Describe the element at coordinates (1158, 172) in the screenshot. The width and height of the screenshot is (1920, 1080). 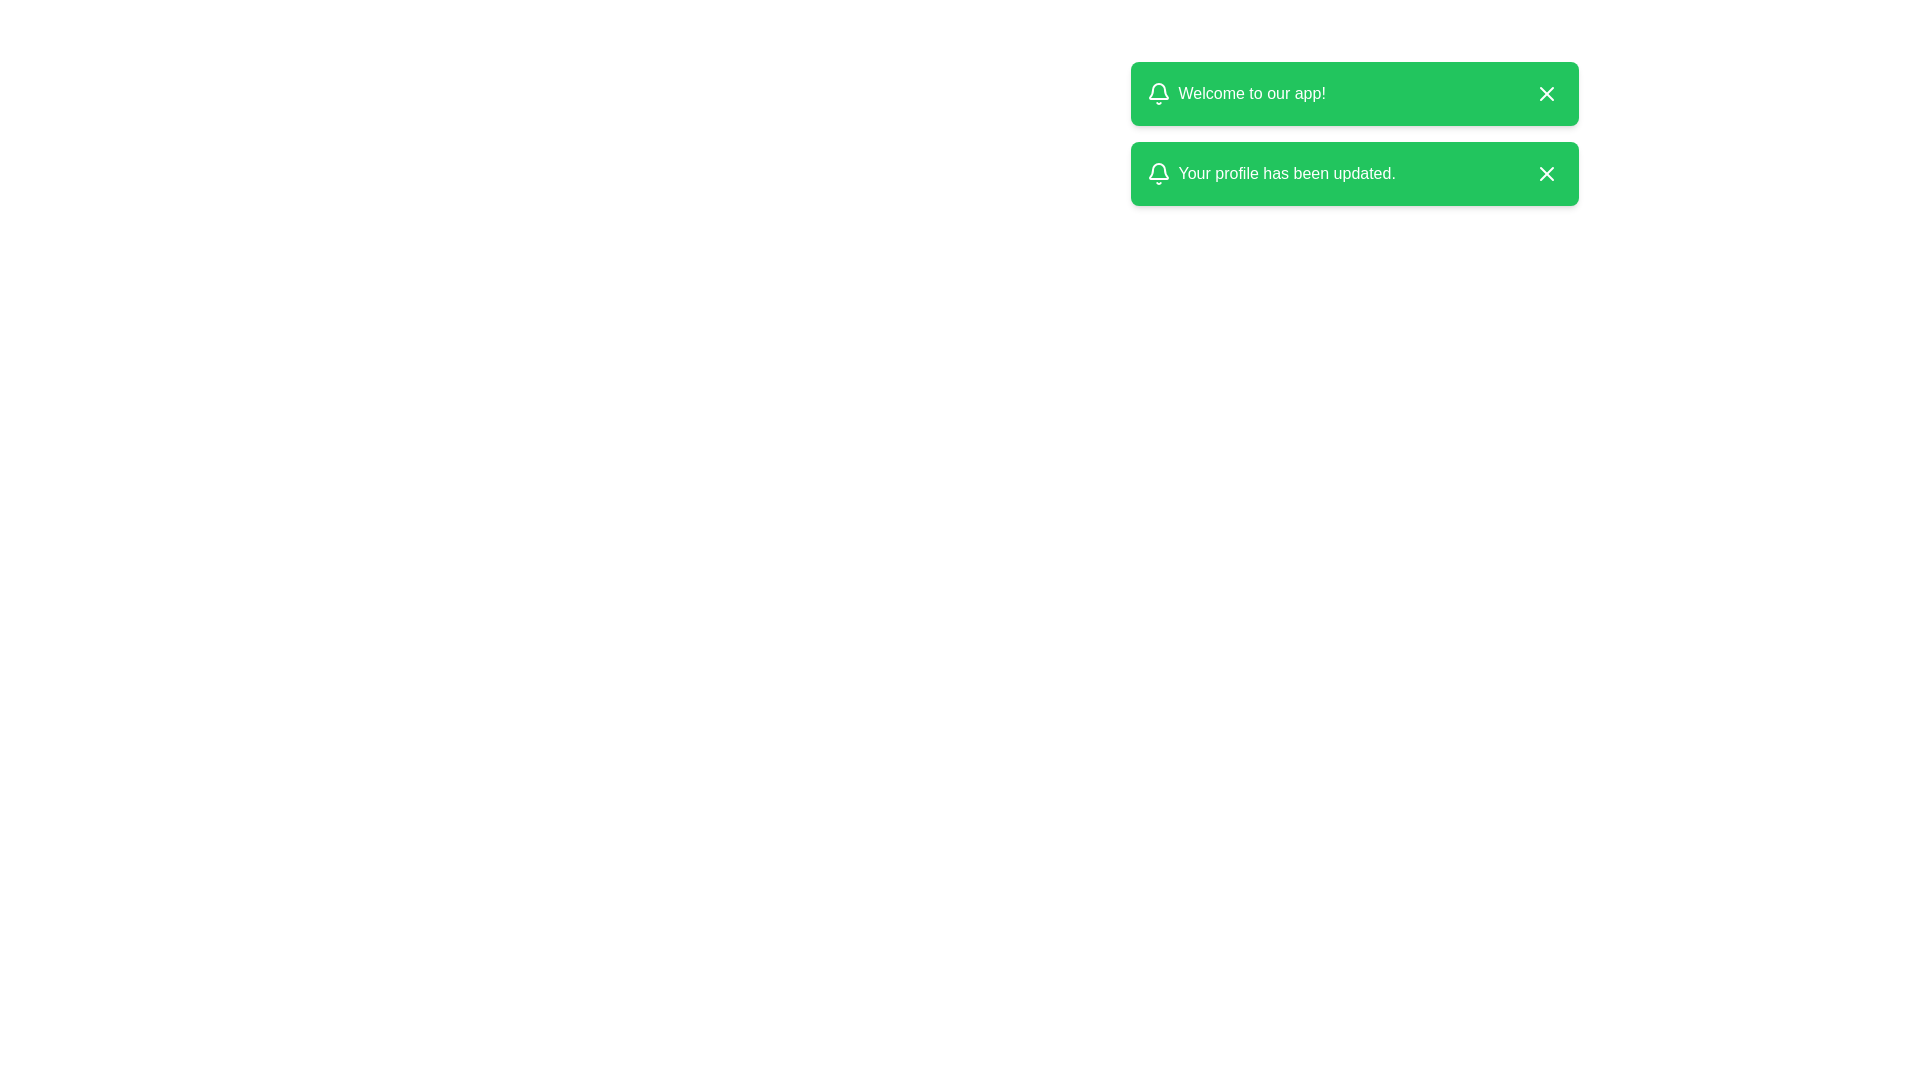
I see `the notification icon located on the second green notification box next to the text 'Your profile has been updated.'` at that location.